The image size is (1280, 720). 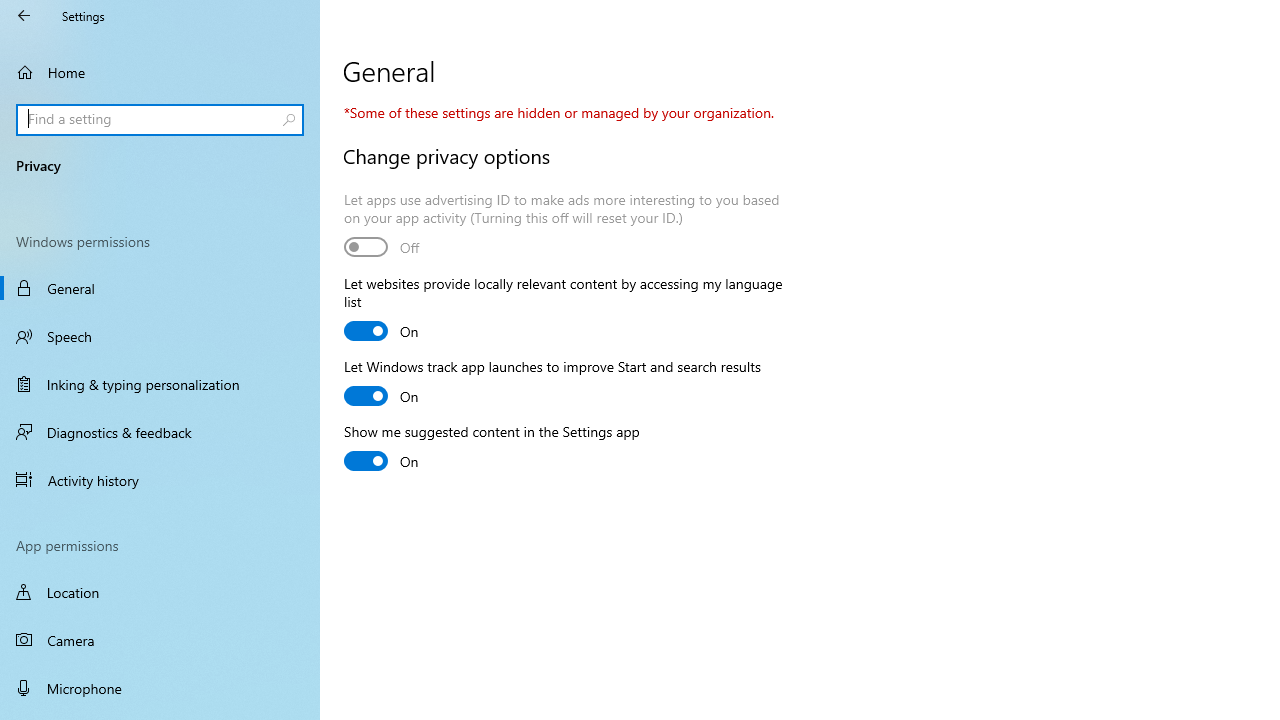 I want to click on 'Inking & typing personalization', so click(x=160, y=384).